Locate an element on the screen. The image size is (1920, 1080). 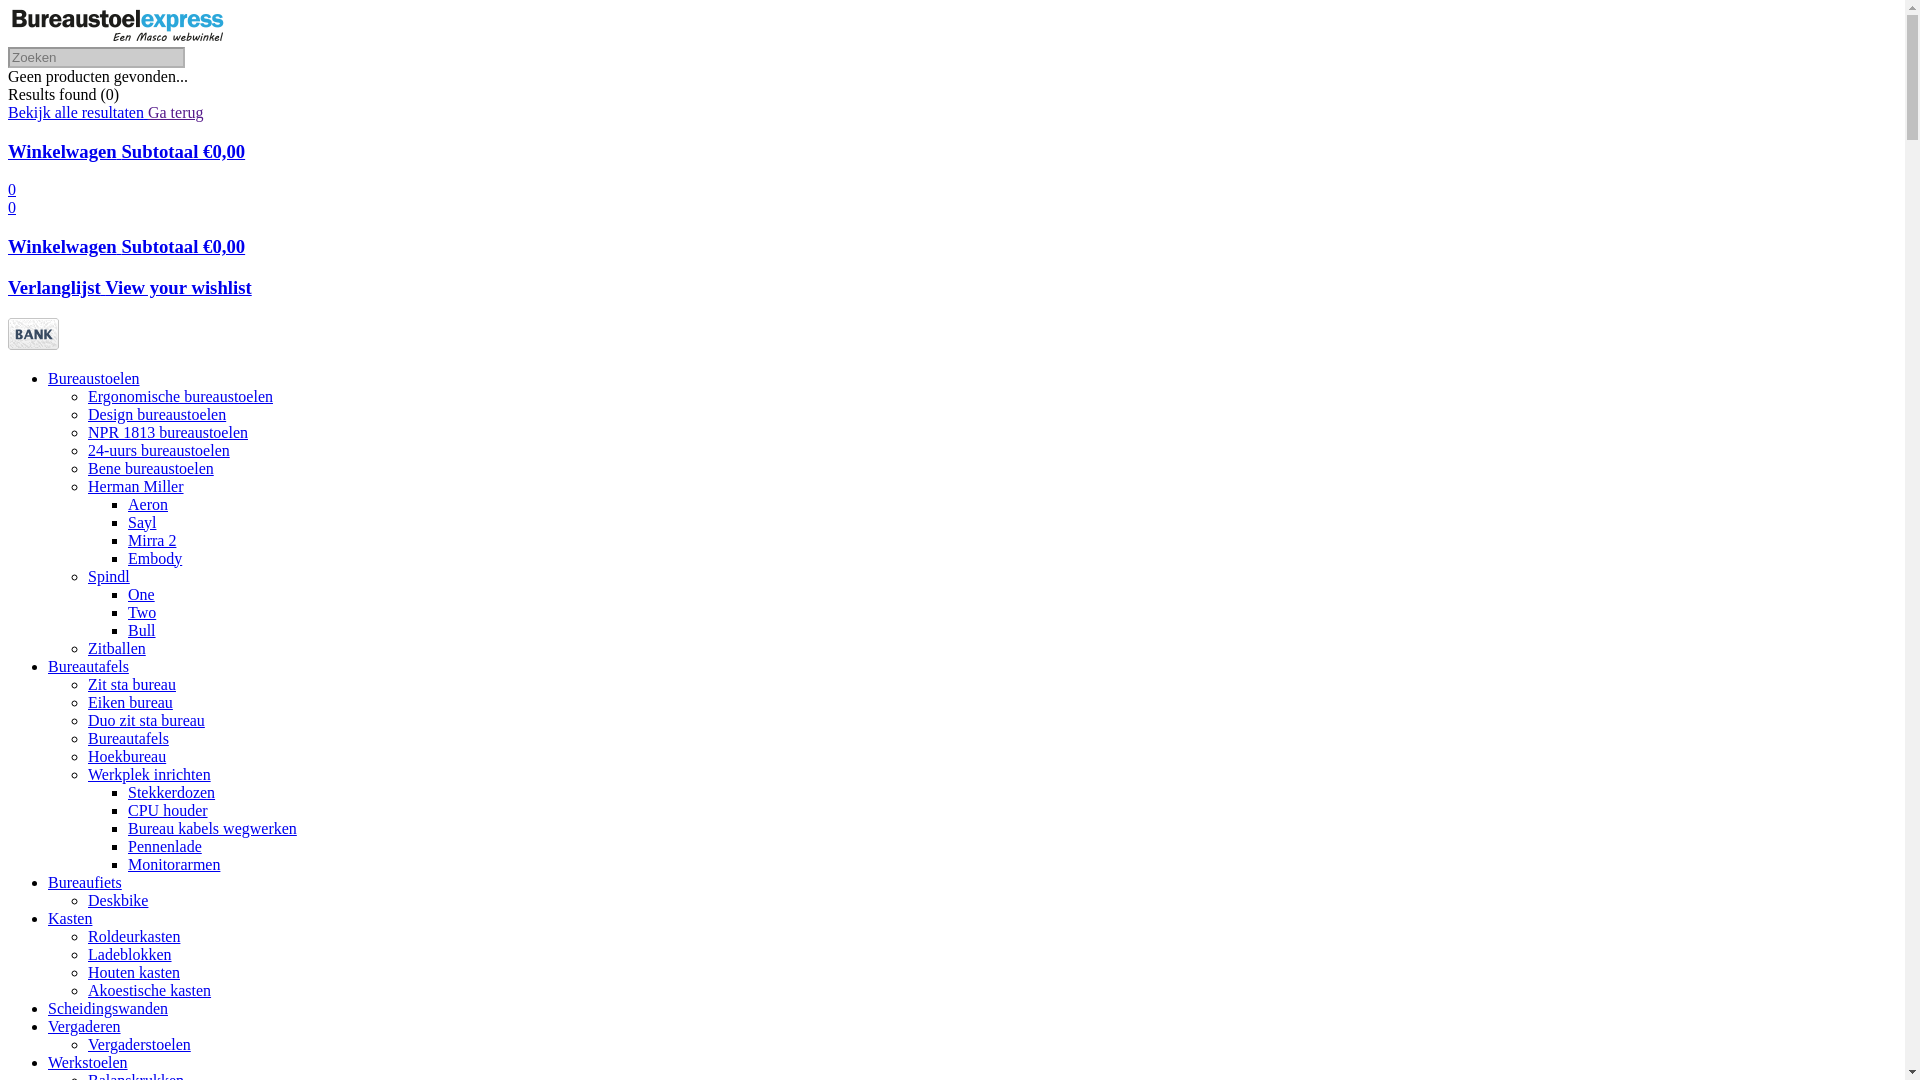
'Eiken bureau' is located at coordinates (129, 701).